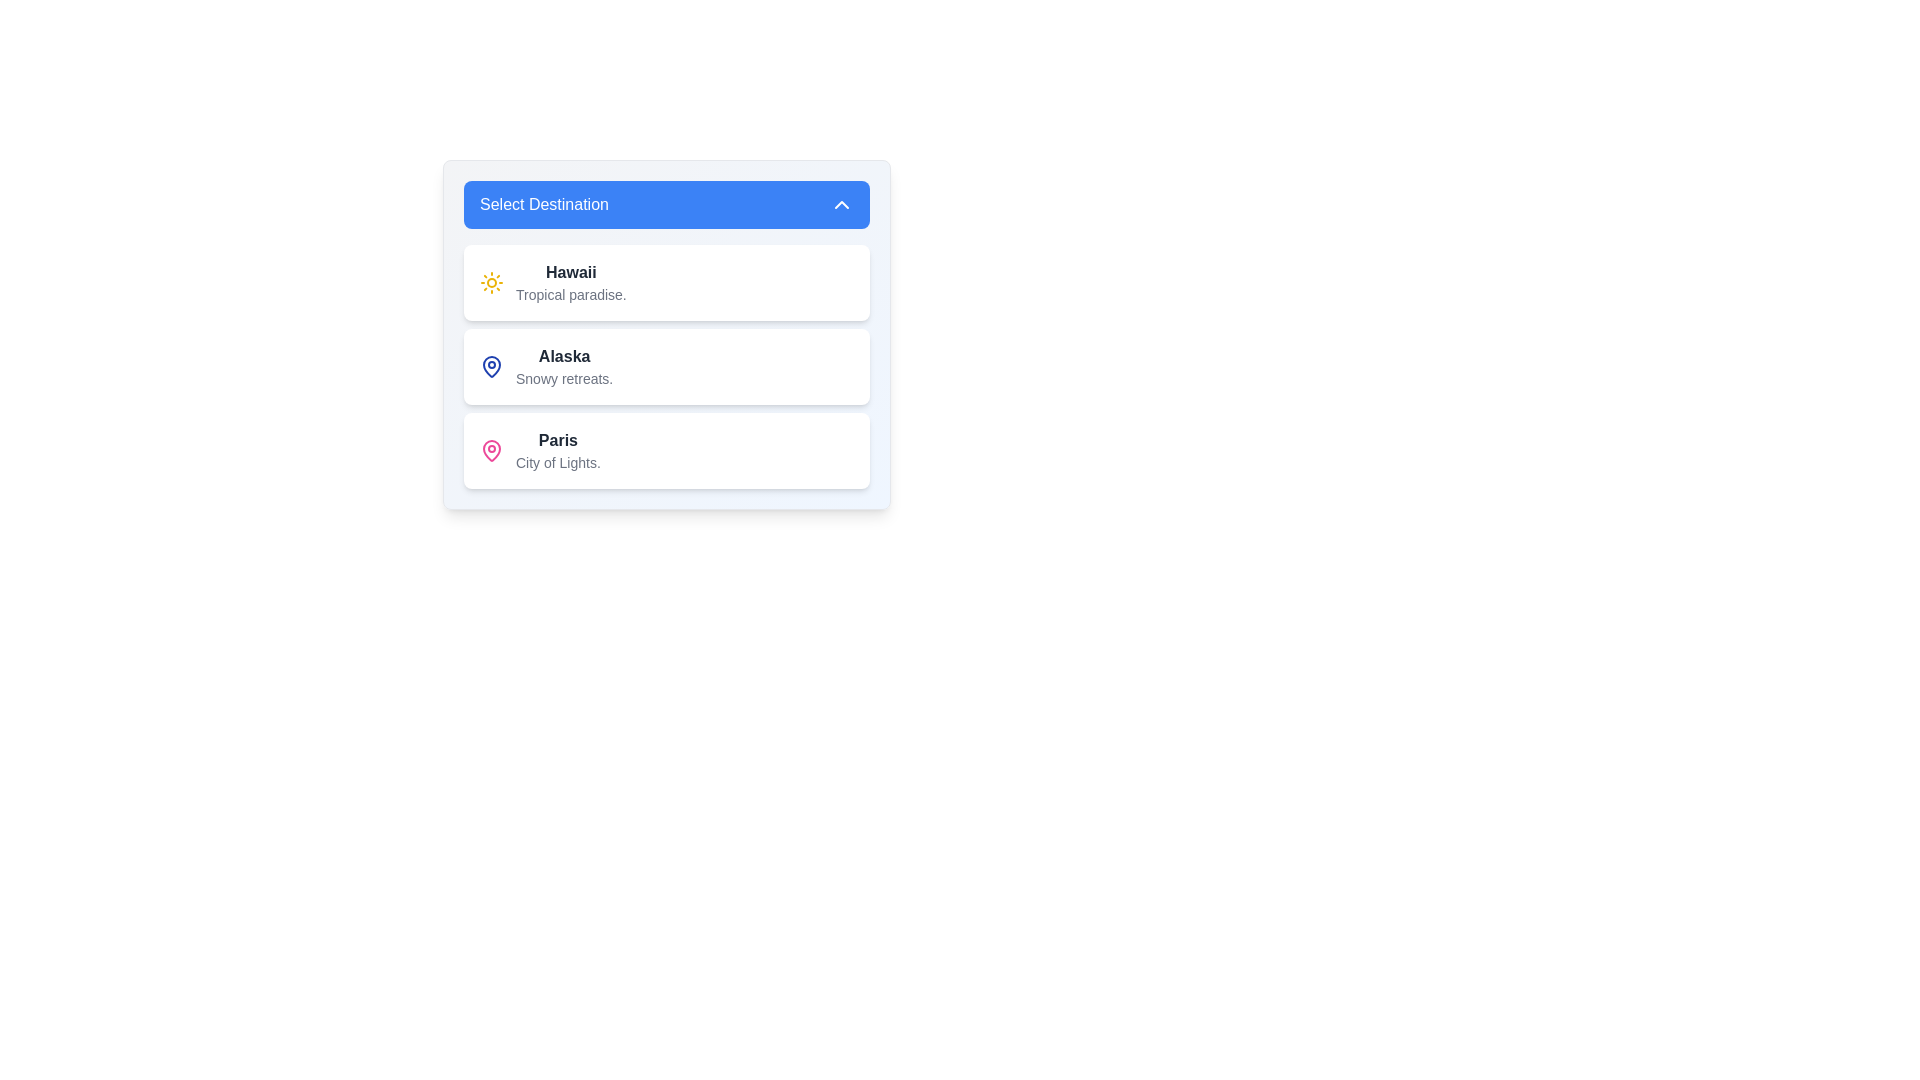 The image size is (1920, 1080). Describe the element at coordinates (540, 451) in the screenshot. I see `the interactive list item displaying 'Paris' in bold dark gray text along with its accompanying pink location marker icon` at that location.